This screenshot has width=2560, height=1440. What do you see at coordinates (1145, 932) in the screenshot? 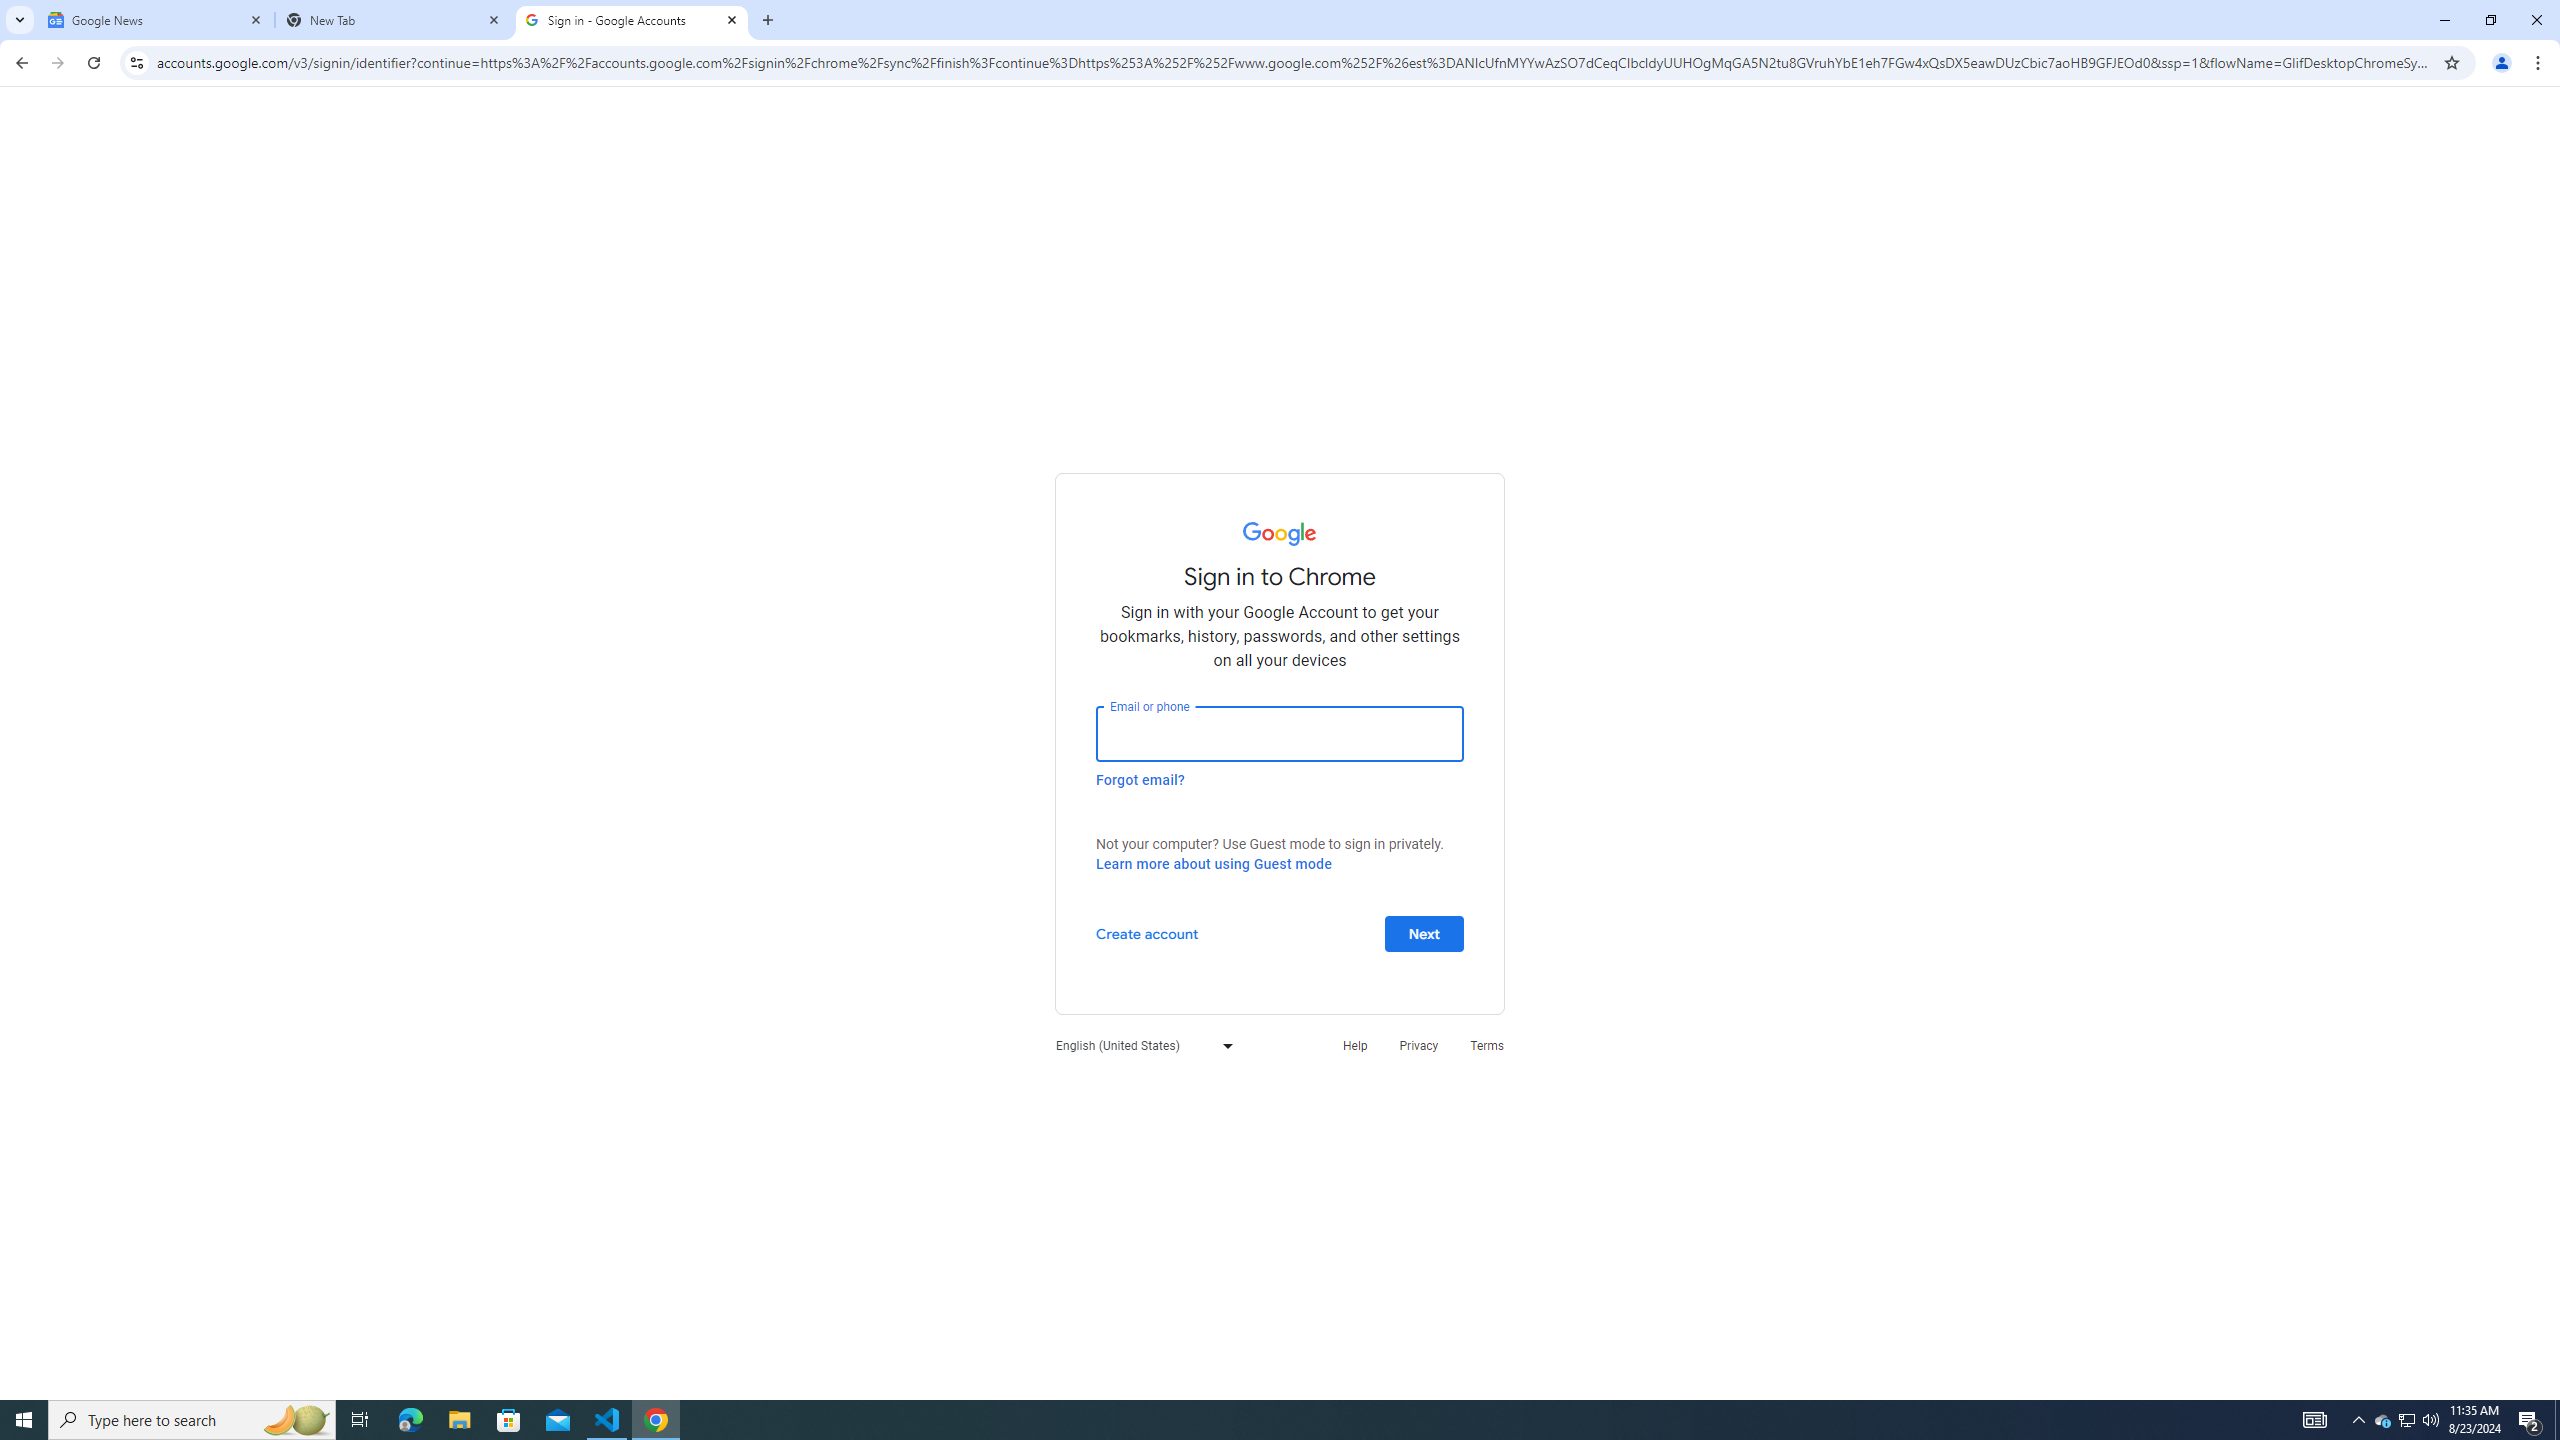
I see `'Create account'` at bounding box center [1145, 932].